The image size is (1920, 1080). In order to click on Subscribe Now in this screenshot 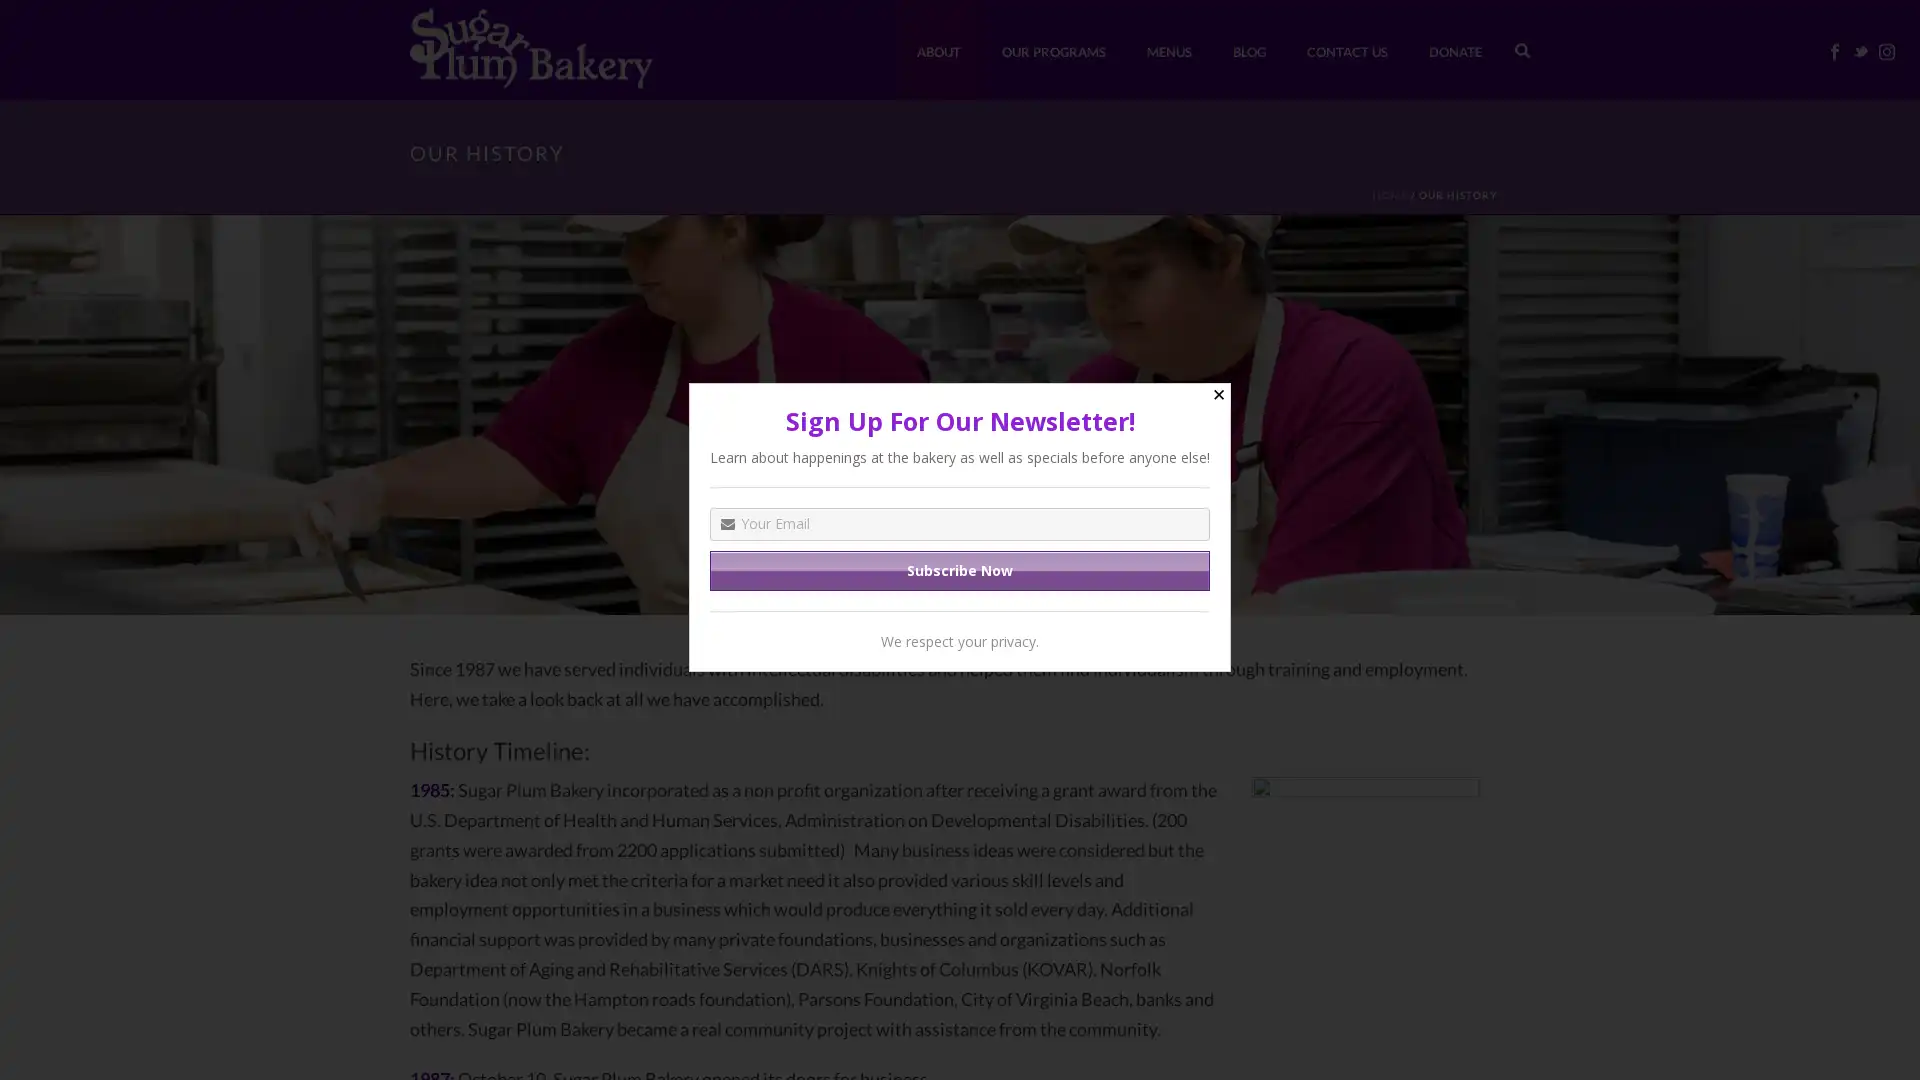, I will do `click(960, 570)`.